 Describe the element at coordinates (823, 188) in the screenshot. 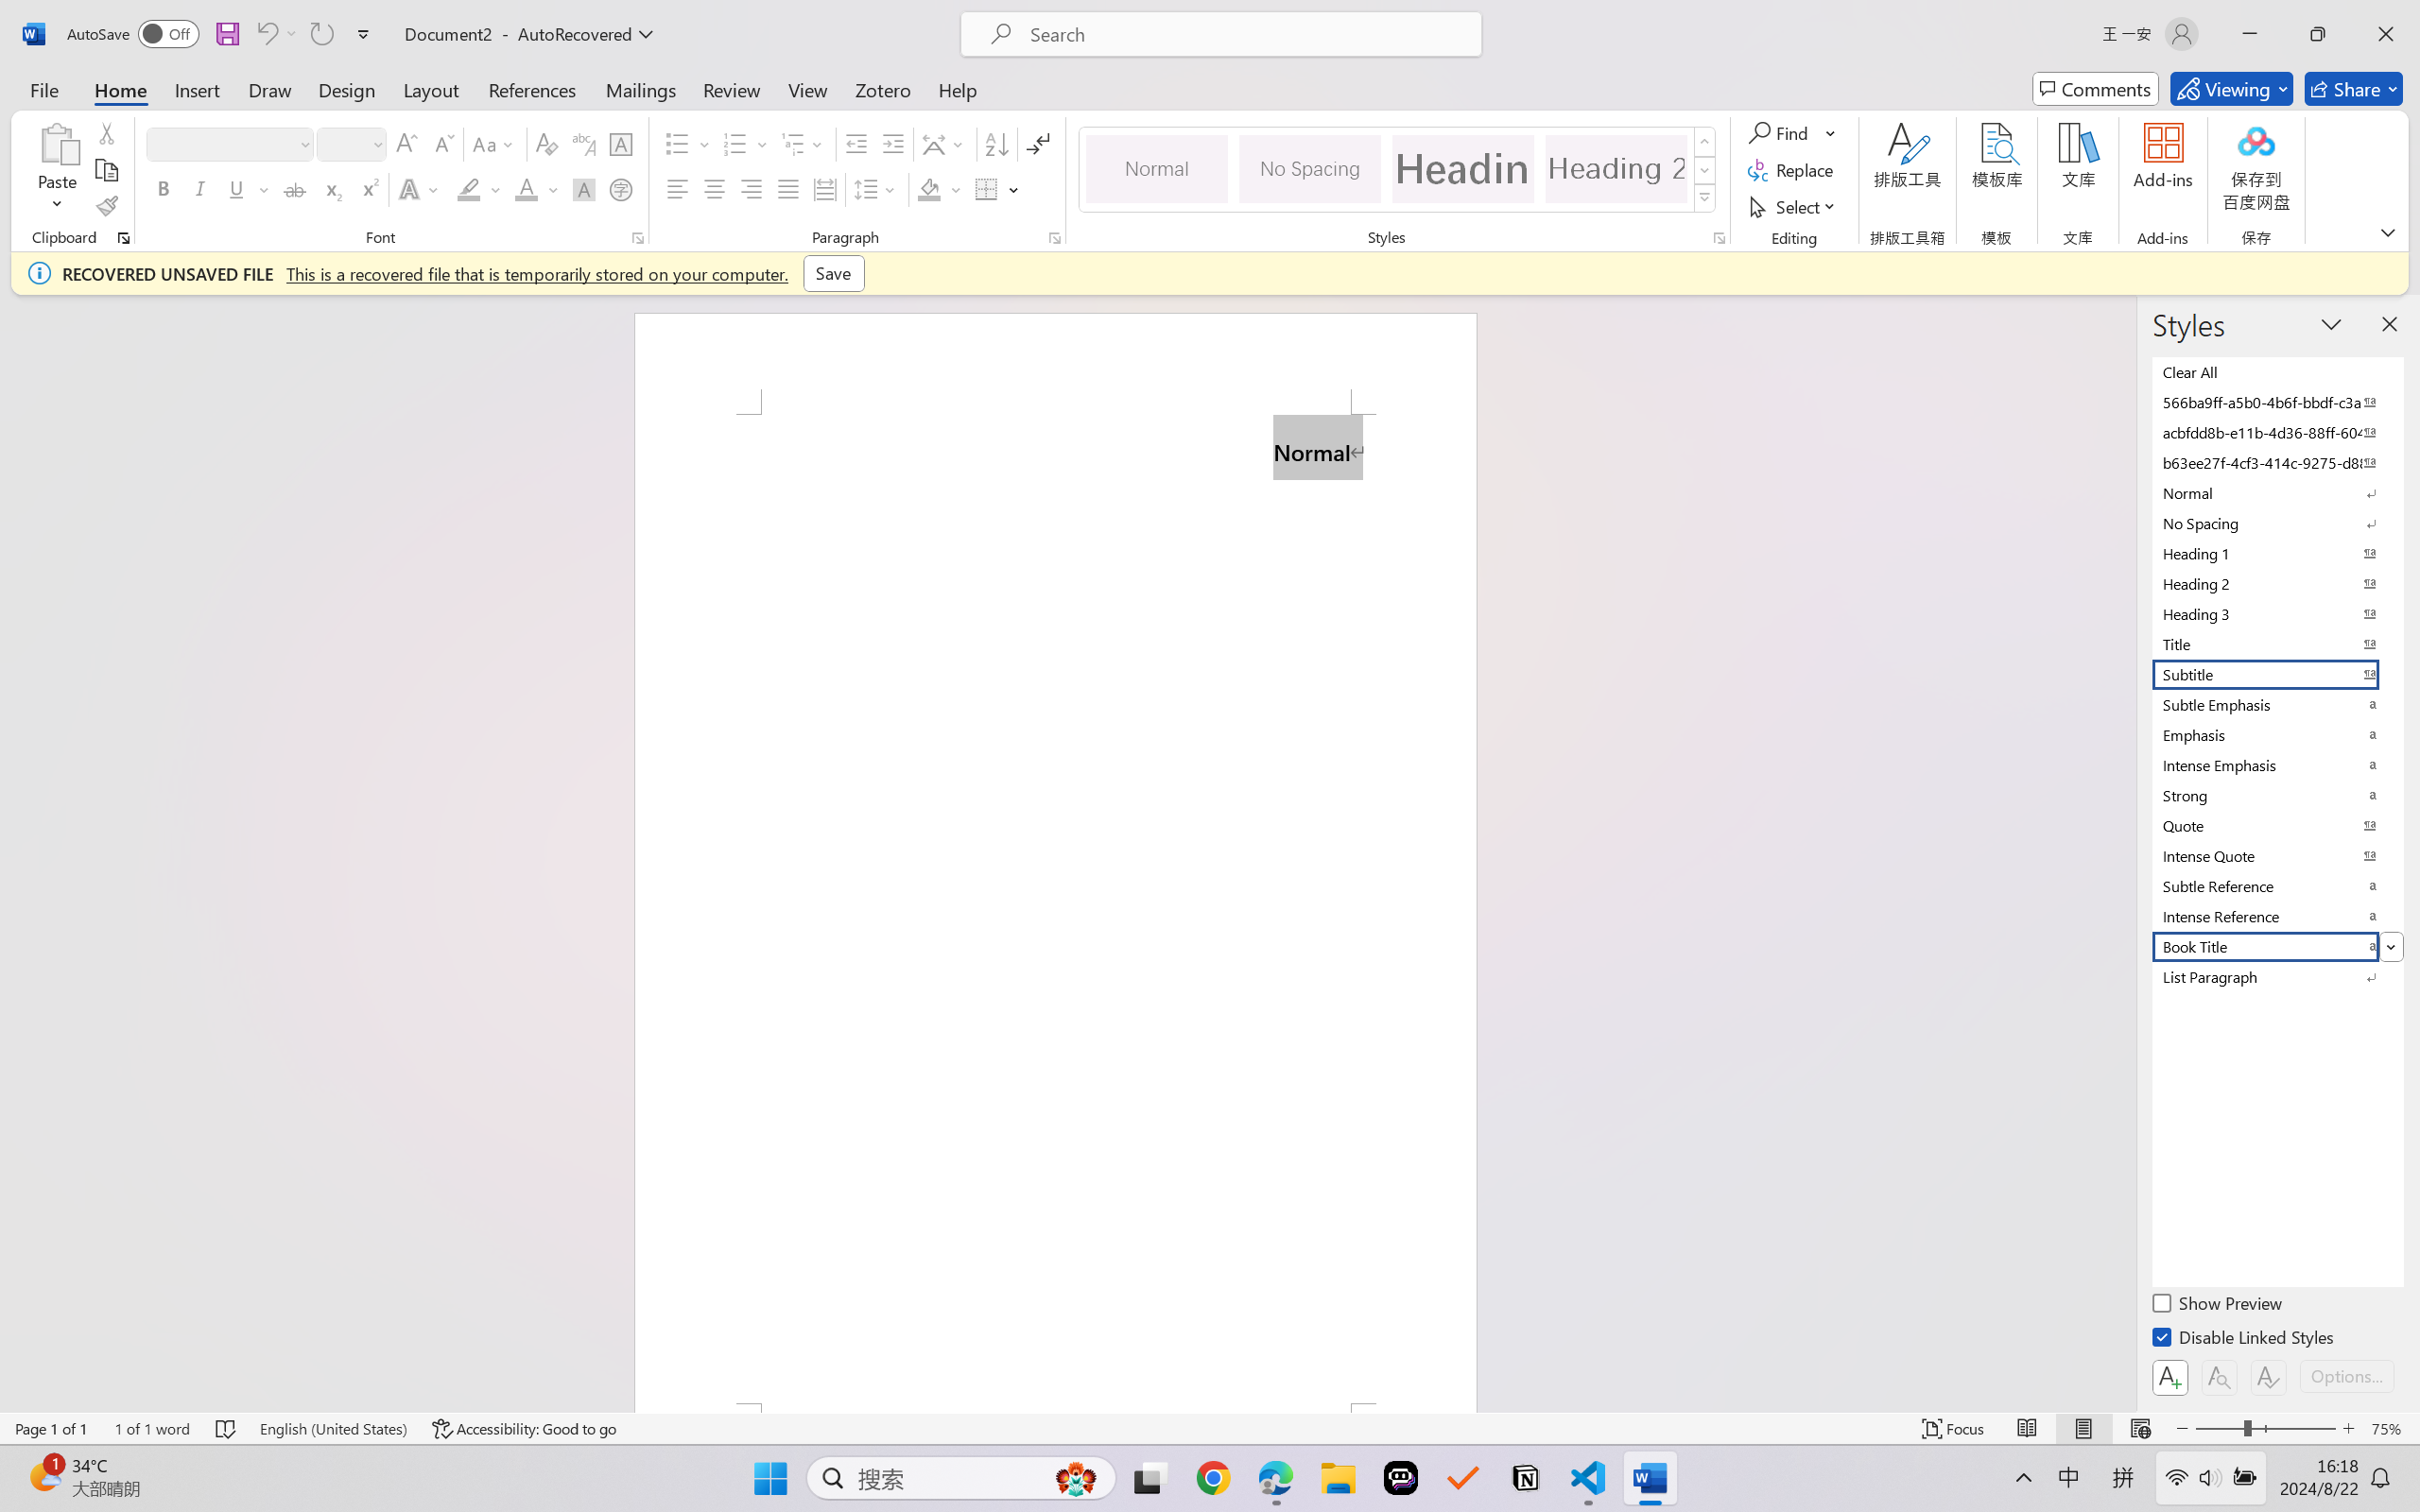

I see `'Distributed'` at that location.